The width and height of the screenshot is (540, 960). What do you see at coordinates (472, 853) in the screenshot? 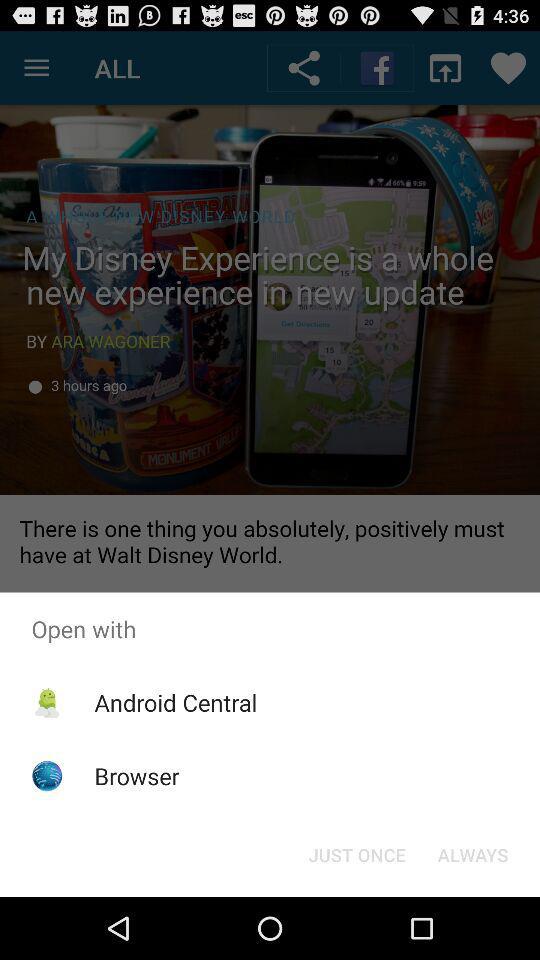
I see `the always` at bounding box center [472, 853].